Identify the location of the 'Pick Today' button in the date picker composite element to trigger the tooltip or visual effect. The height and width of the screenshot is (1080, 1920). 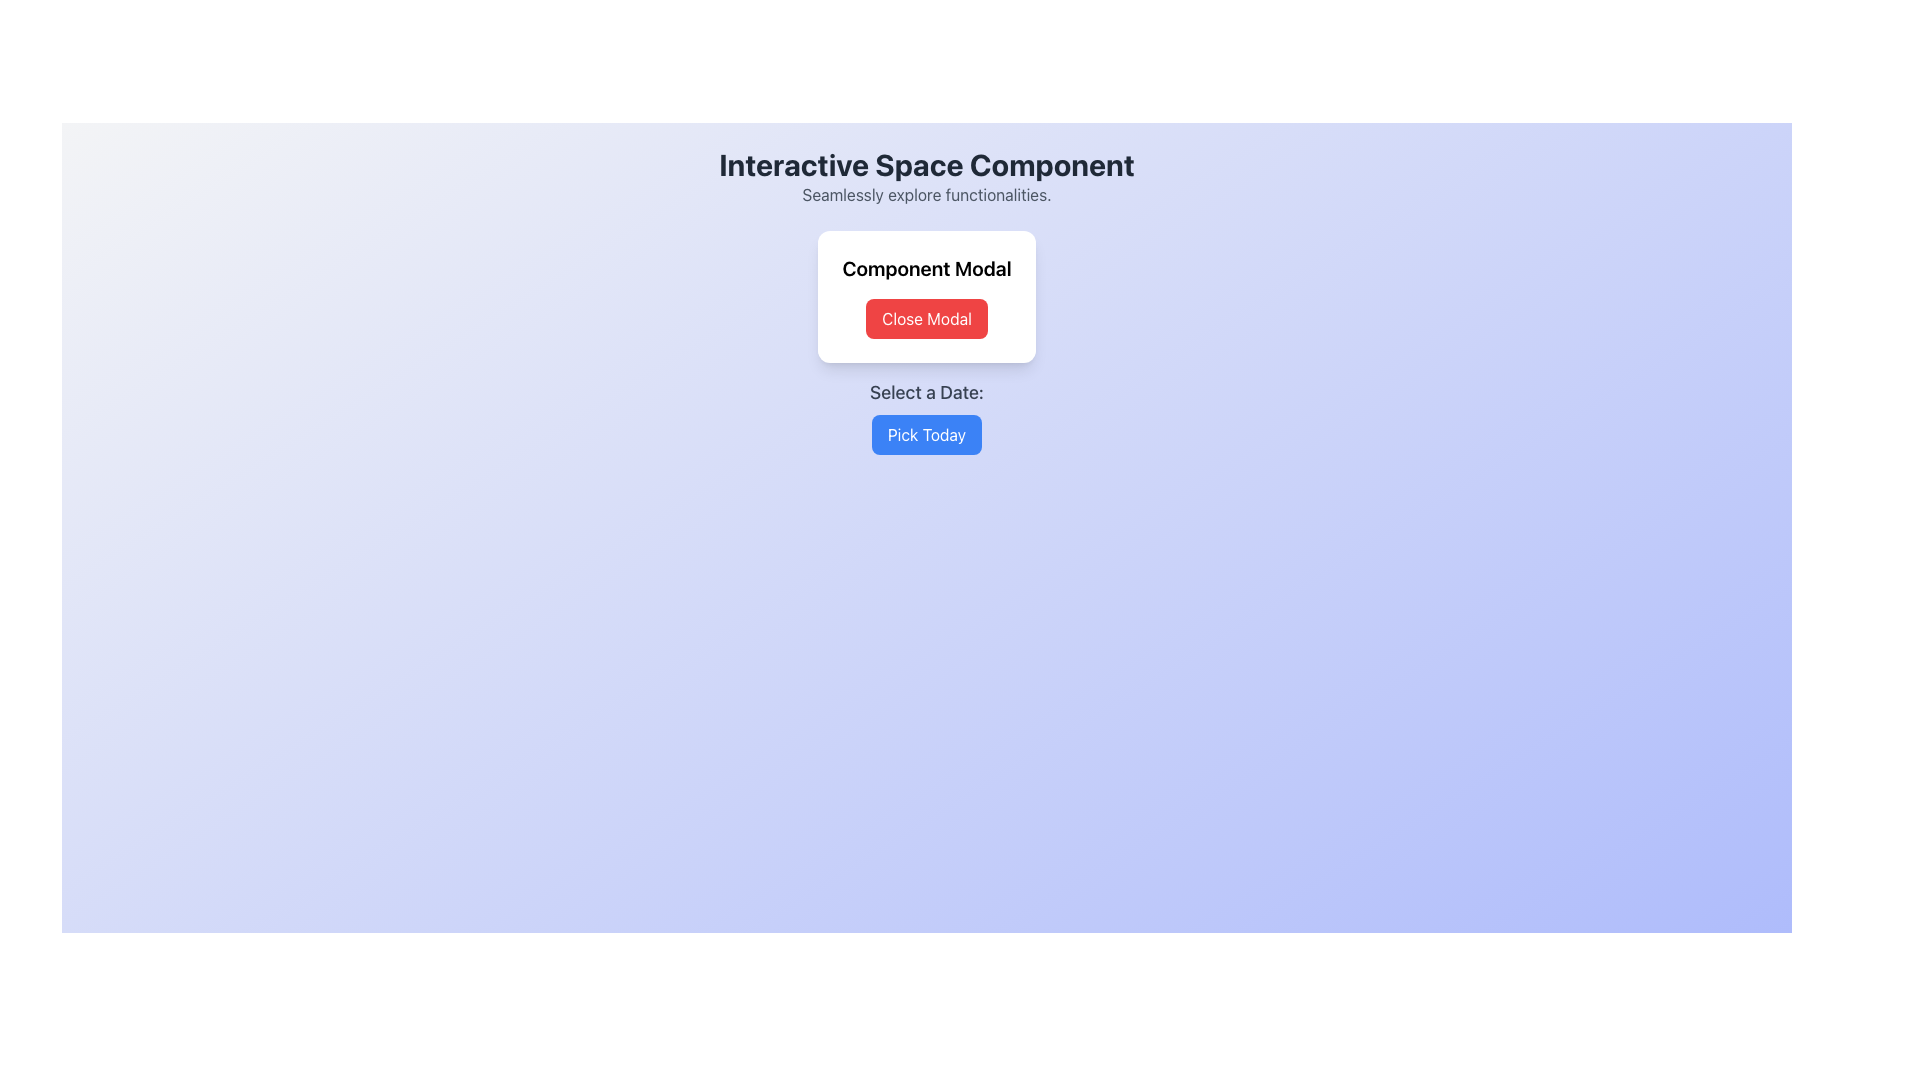
(925, 415).